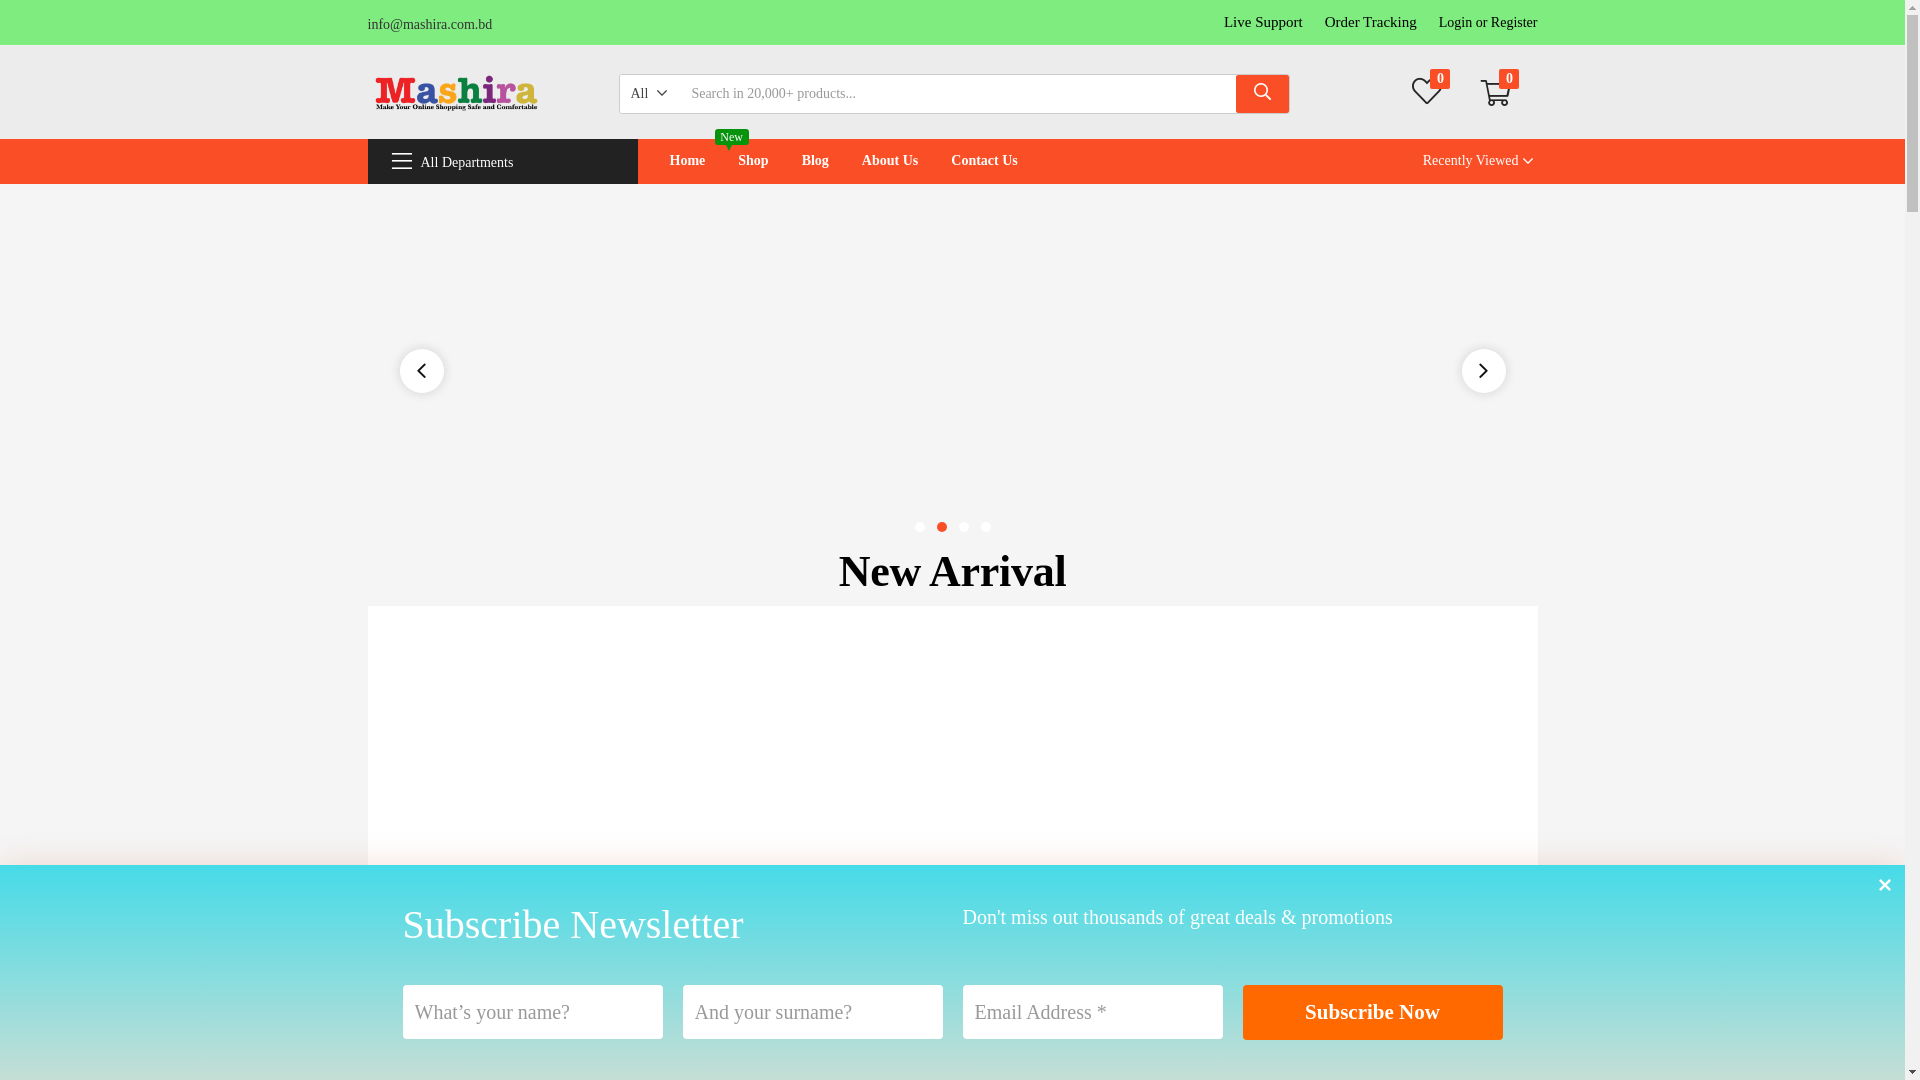  What do you see at coordinates (1371, 1011) in the screenshot?
I see `'Subscribe Now'` at bounding box center [1371, 1011].